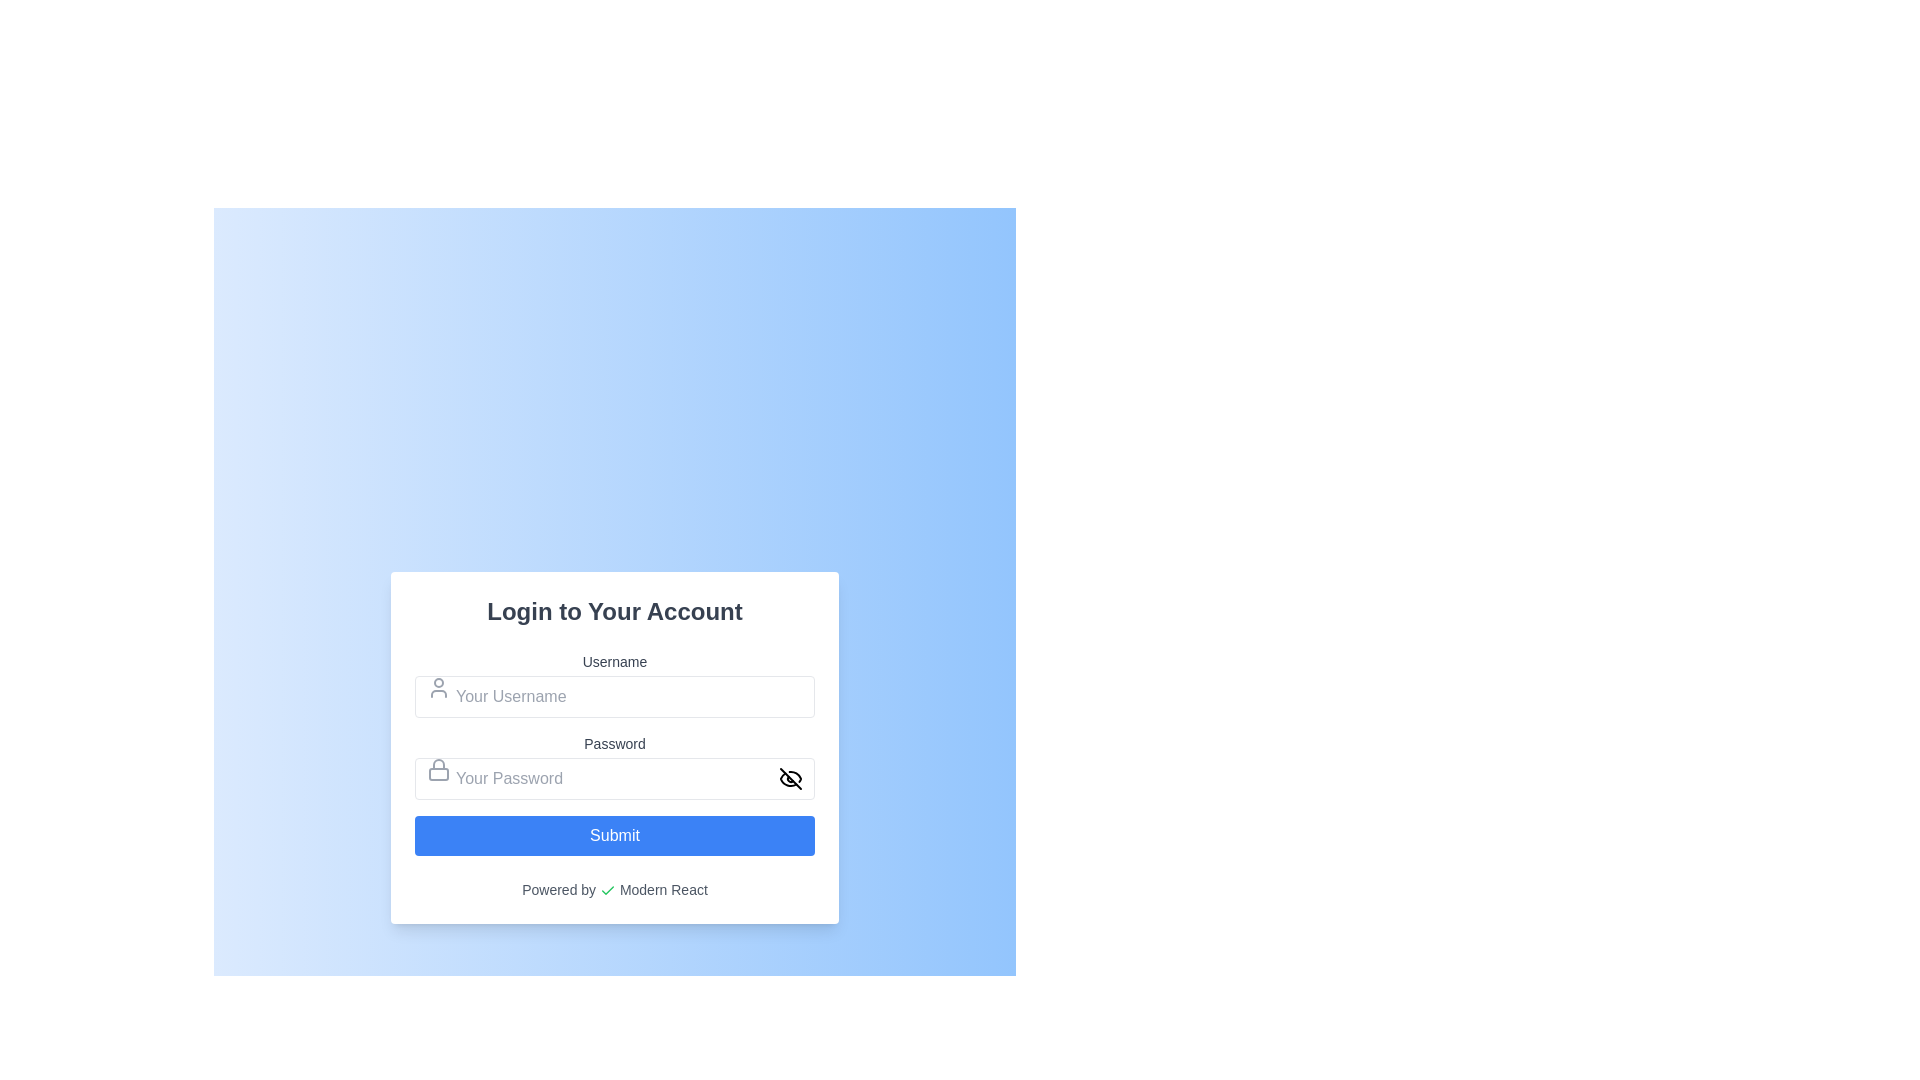 The image size is (1920, 1080). Describe the element at coordinates (607, 890) in the screenshot. I see `the green checkmark icon located in the footer of the login box, to the left of the text 'Powered by Modern React'` at that location.